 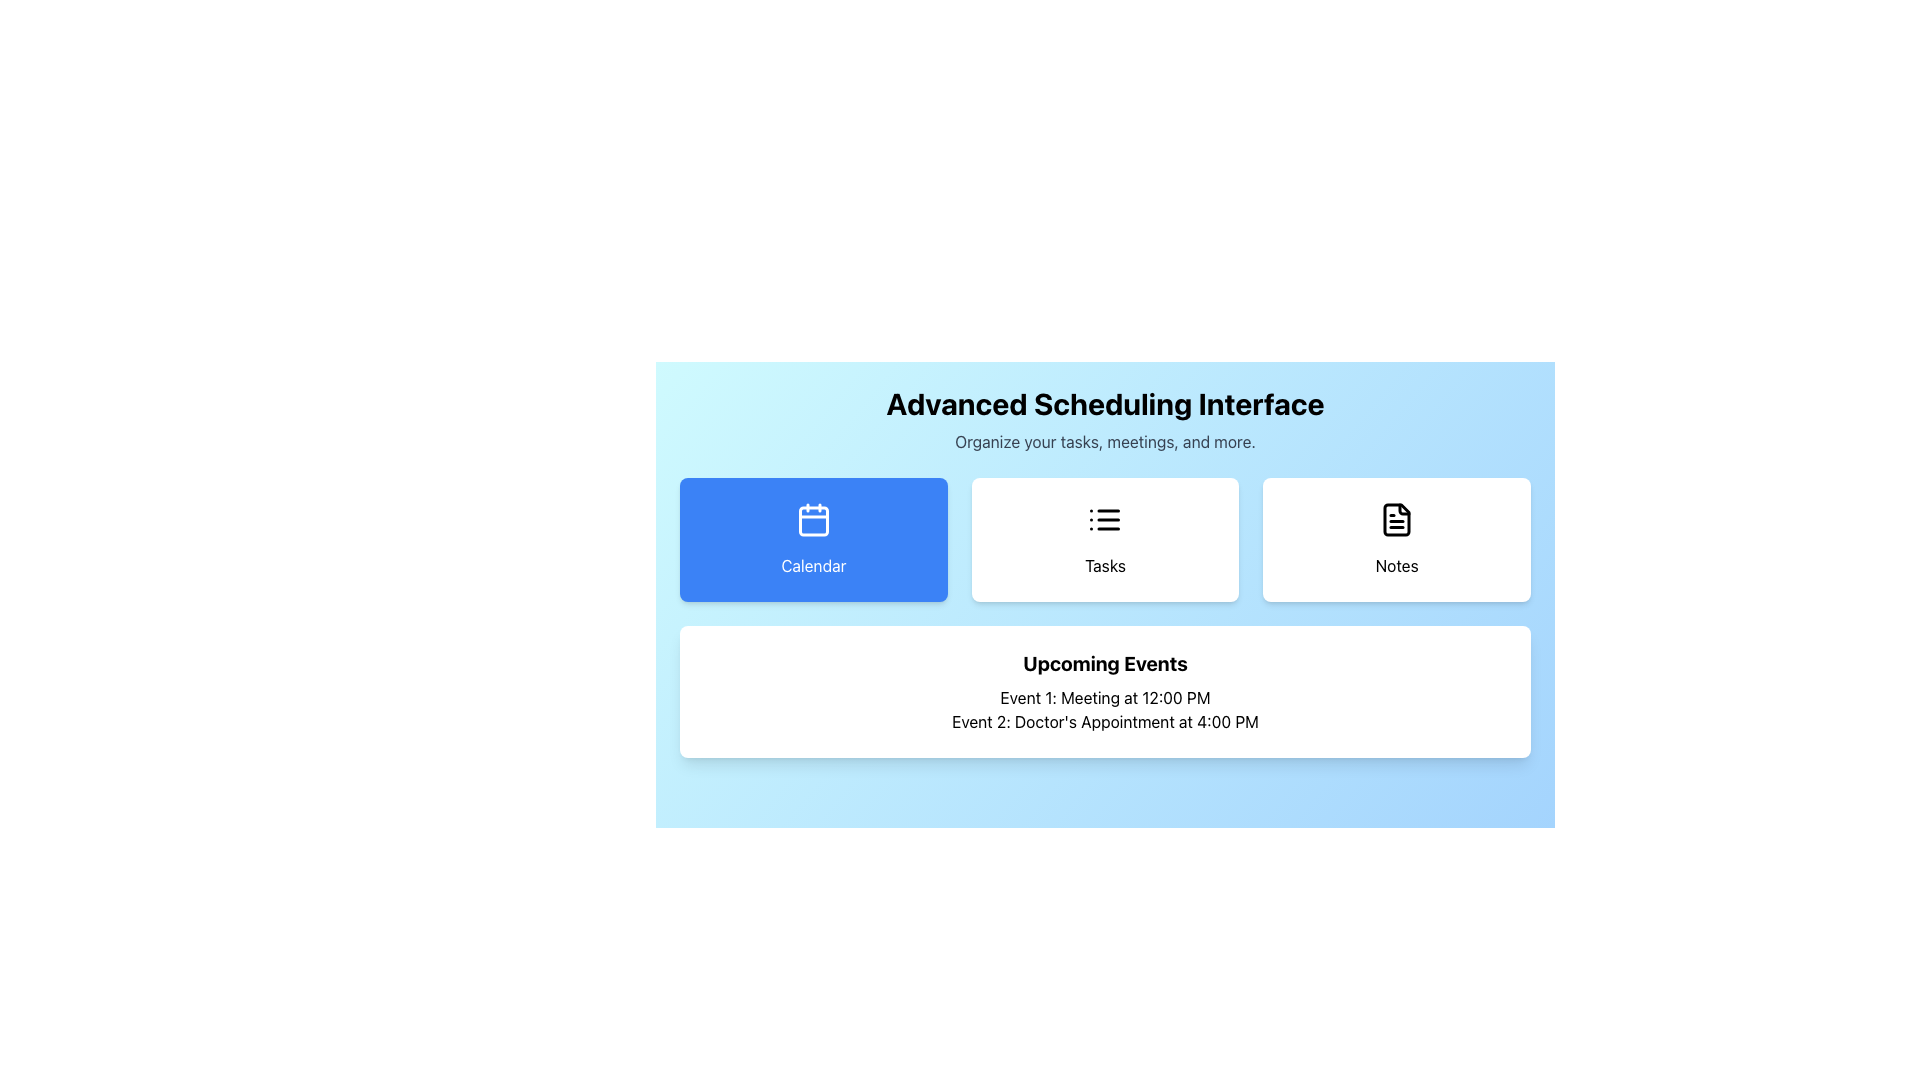 What do you see at coordinates (813, 540) in the screenshot?
I see `the first button in the horizontal row of three, located at the top left corner` at bounding box center [813, 540].